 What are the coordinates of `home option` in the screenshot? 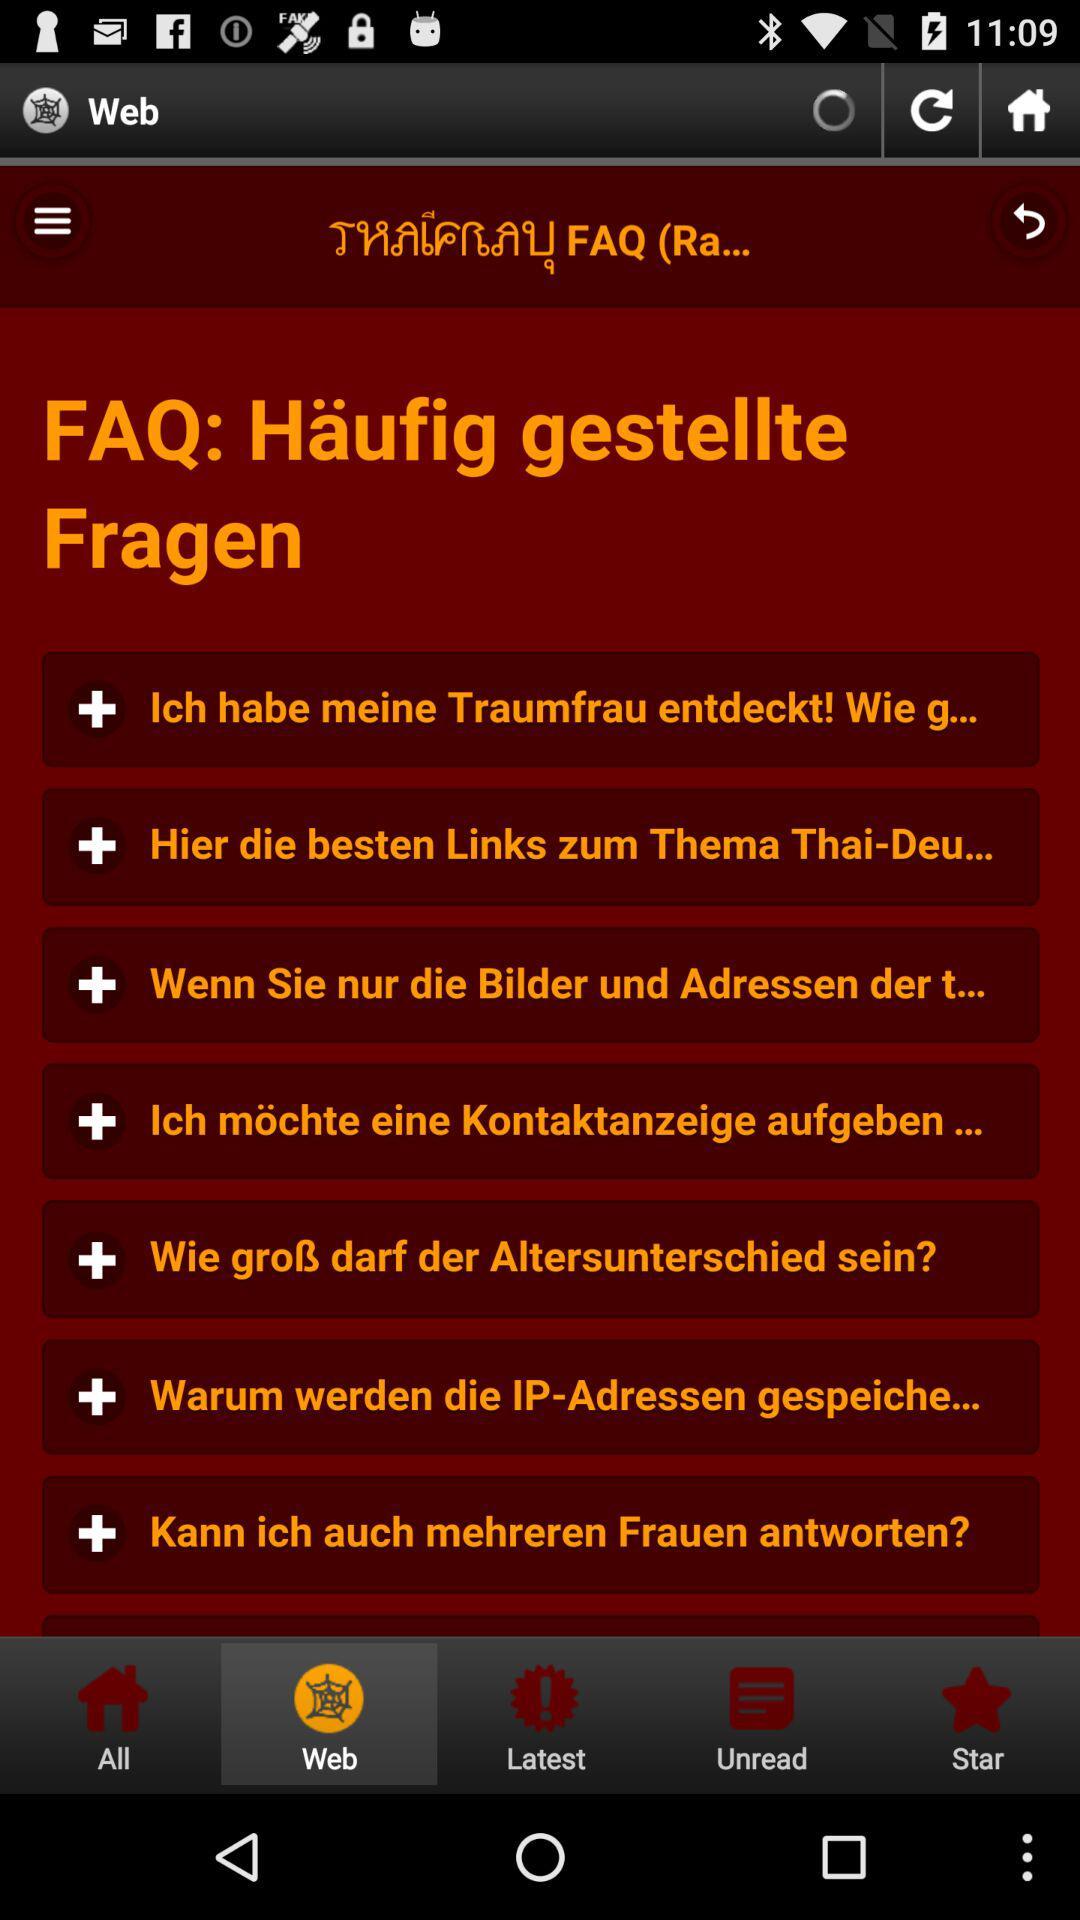 It's located at (113, 1713).